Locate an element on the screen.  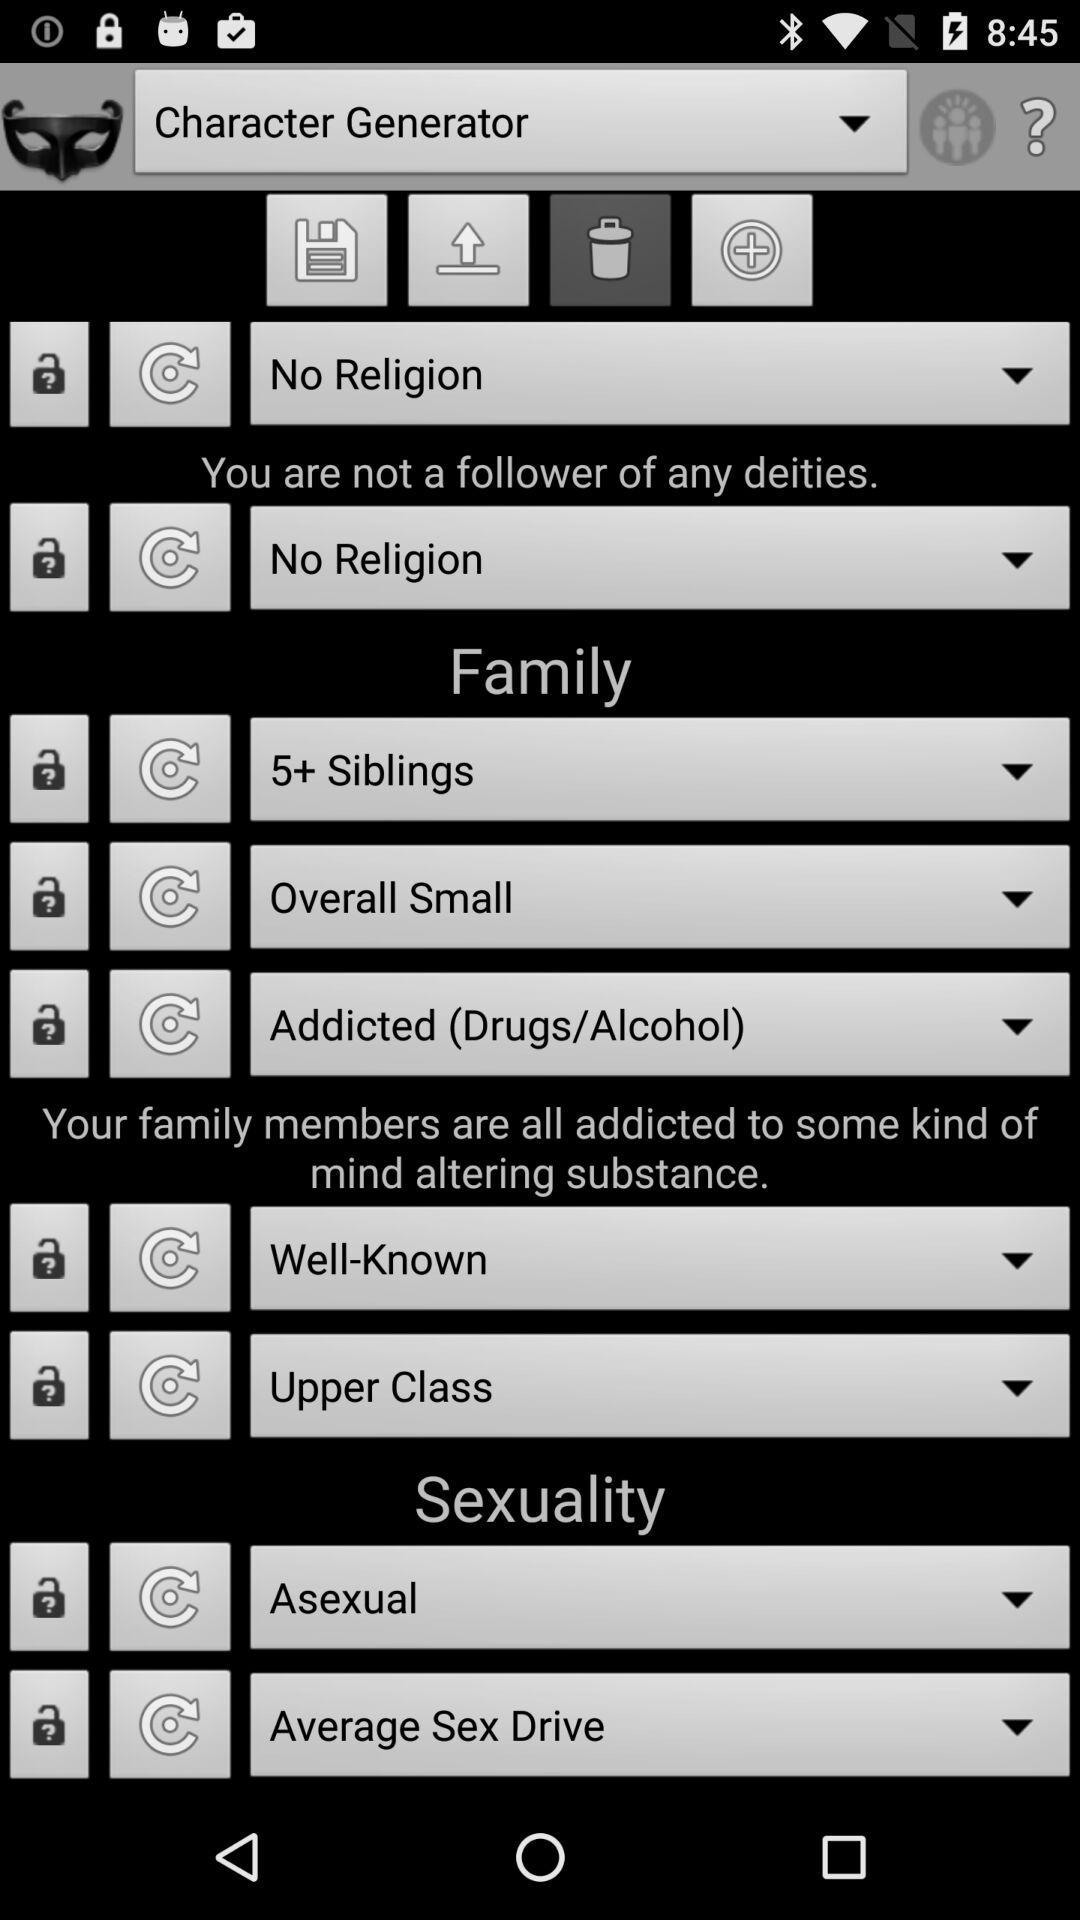
reset is located at coordinates (169, 382).